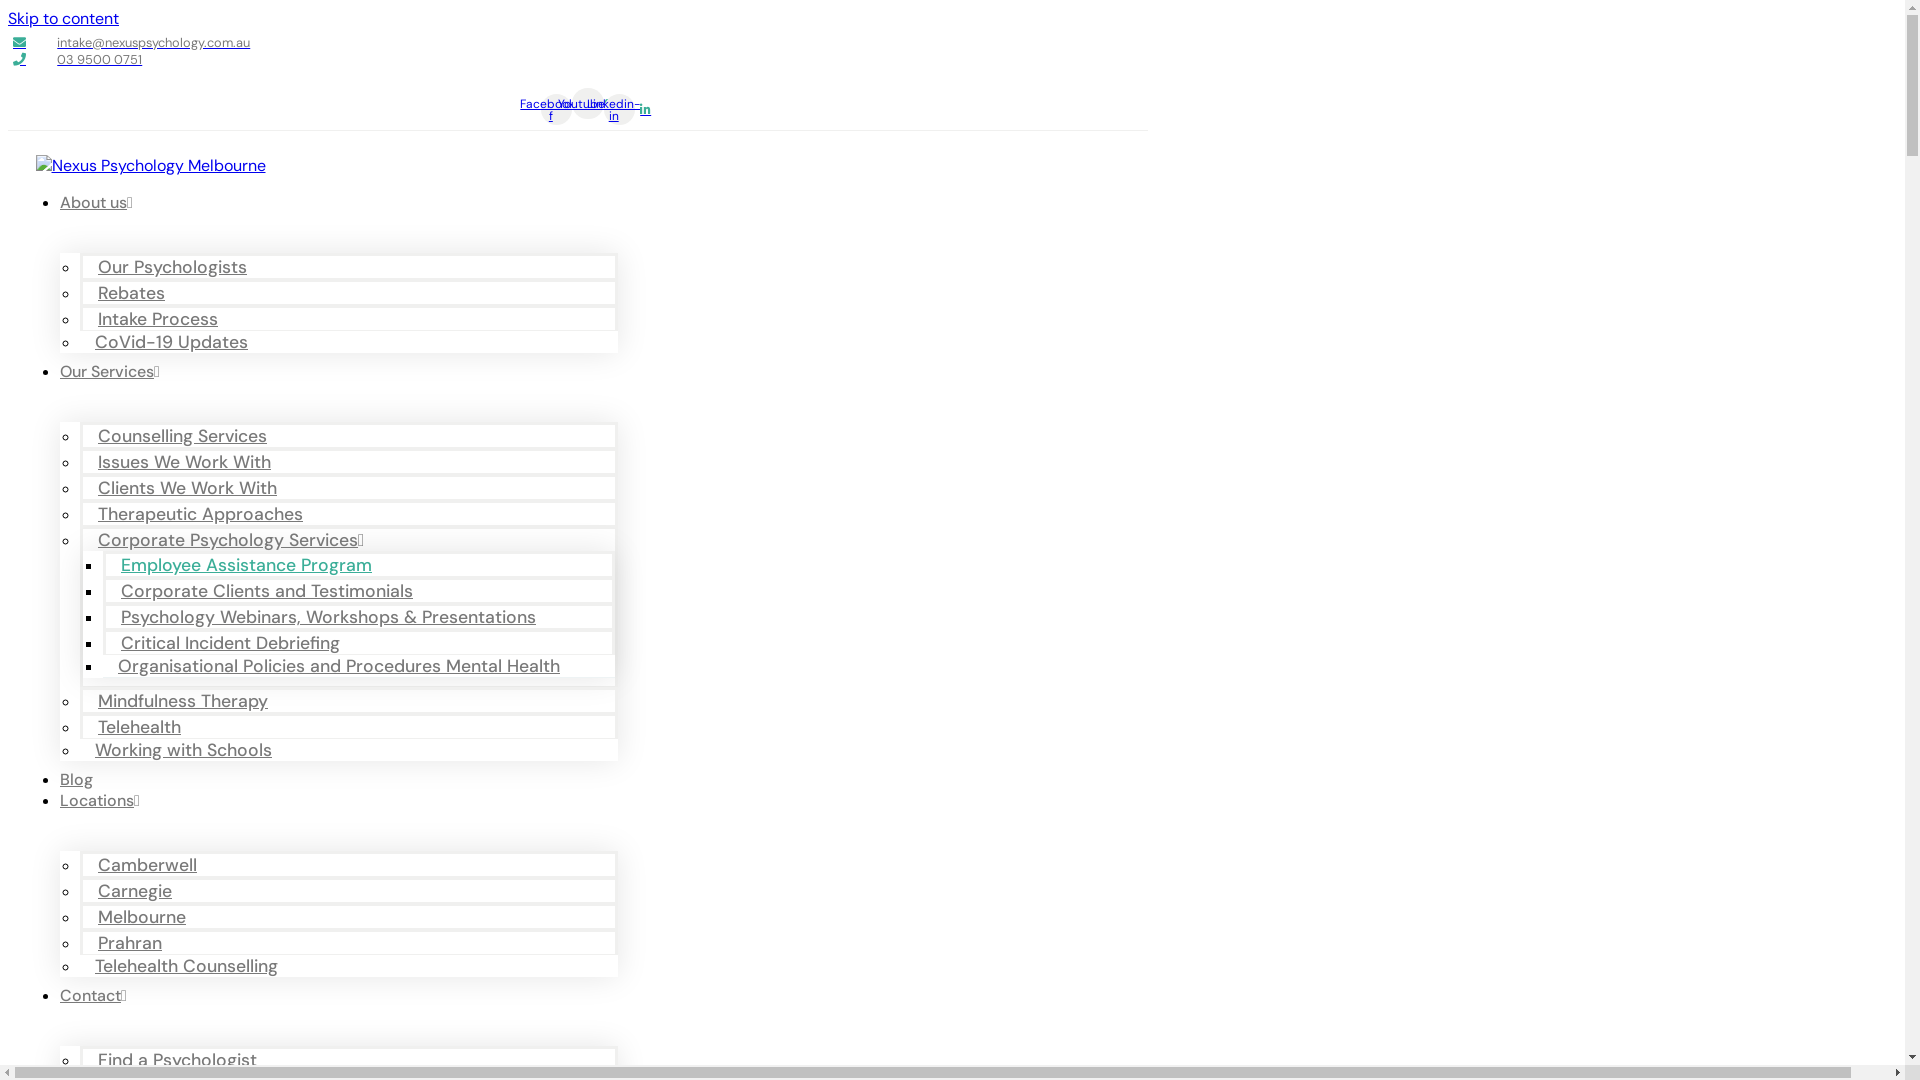 The height and width of the screenshot is (1080, 1920). Describe the element at coordinates (76, 778) in the screenshot. I see `'Blog'` at that location.